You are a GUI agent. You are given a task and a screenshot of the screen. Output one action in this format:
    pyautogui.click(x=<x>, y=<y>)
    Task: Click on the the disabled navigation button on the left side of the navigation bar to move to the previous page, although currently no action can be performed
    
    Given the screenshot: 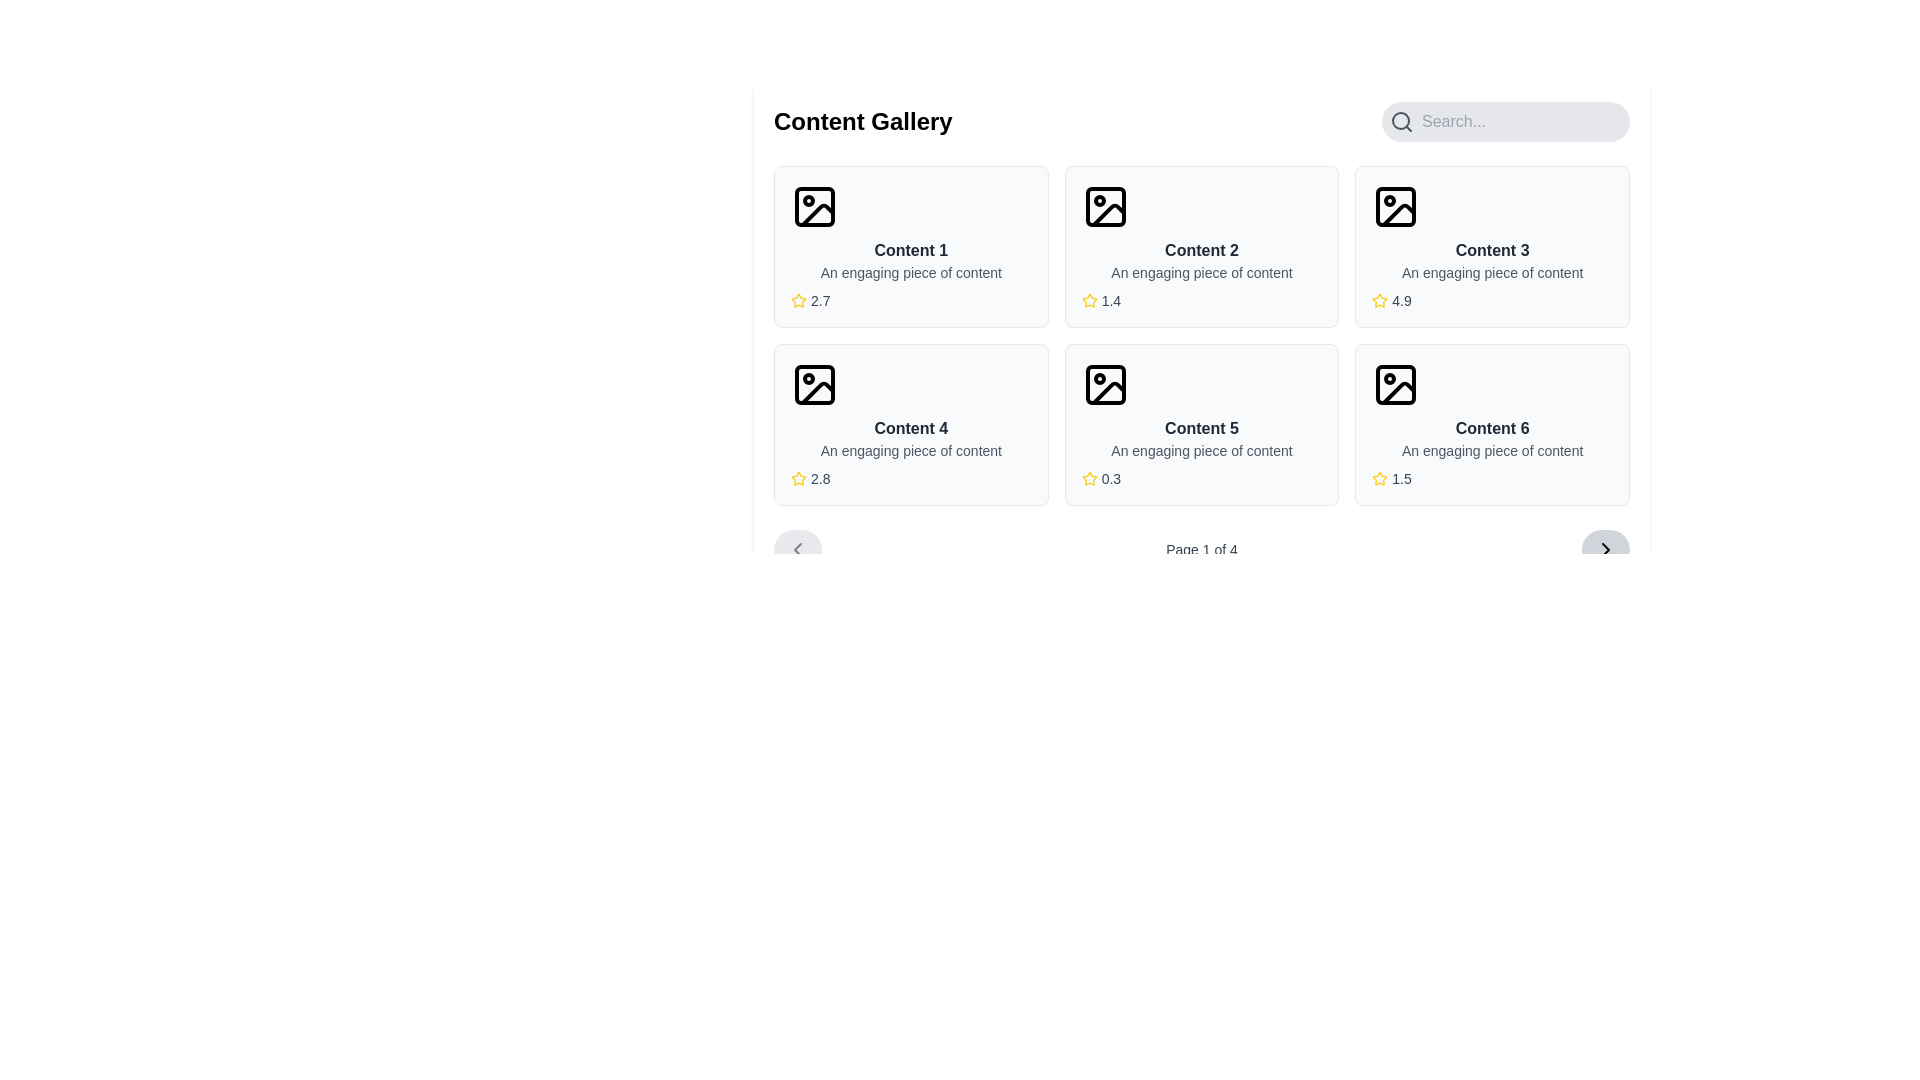 What is the action you would take?
    pyautogui.click(x=796, y=550)
    